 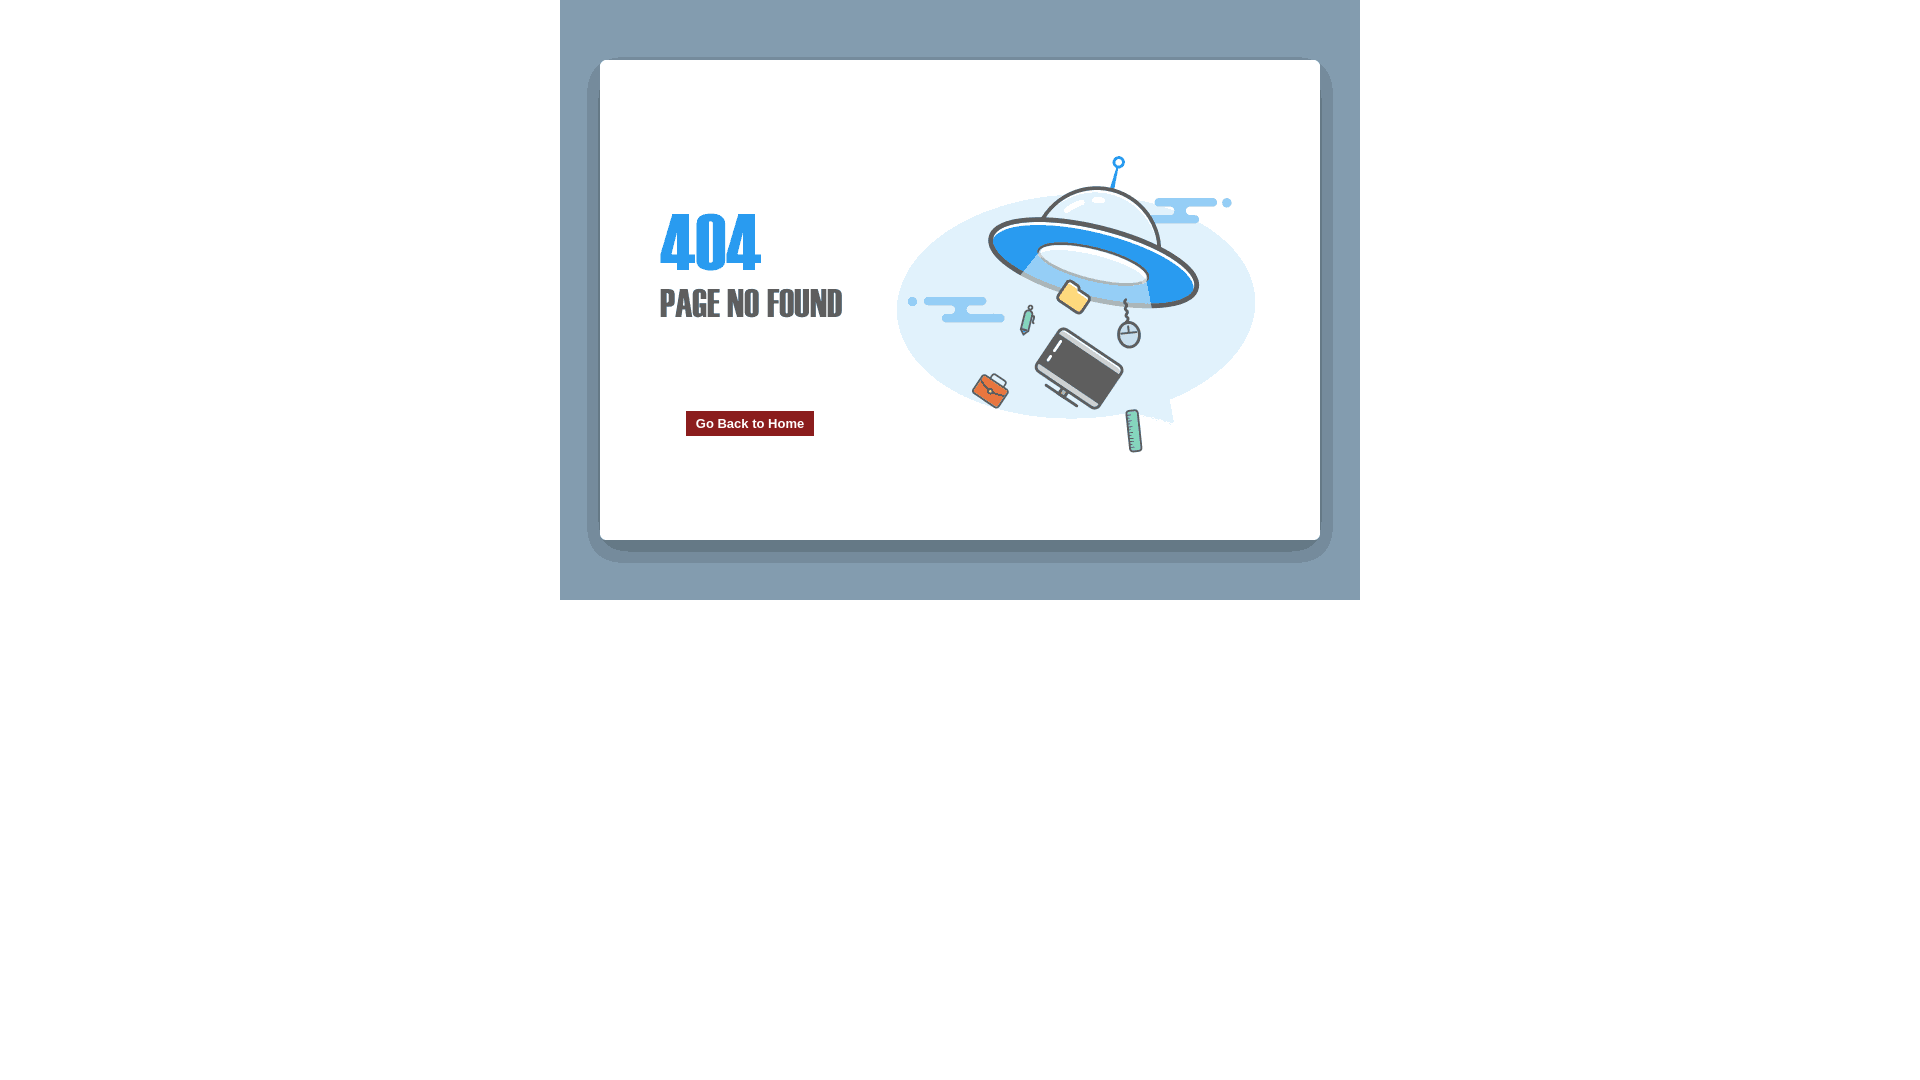 I want to click on 'Go Back to Home', so click(x=748, y=422).